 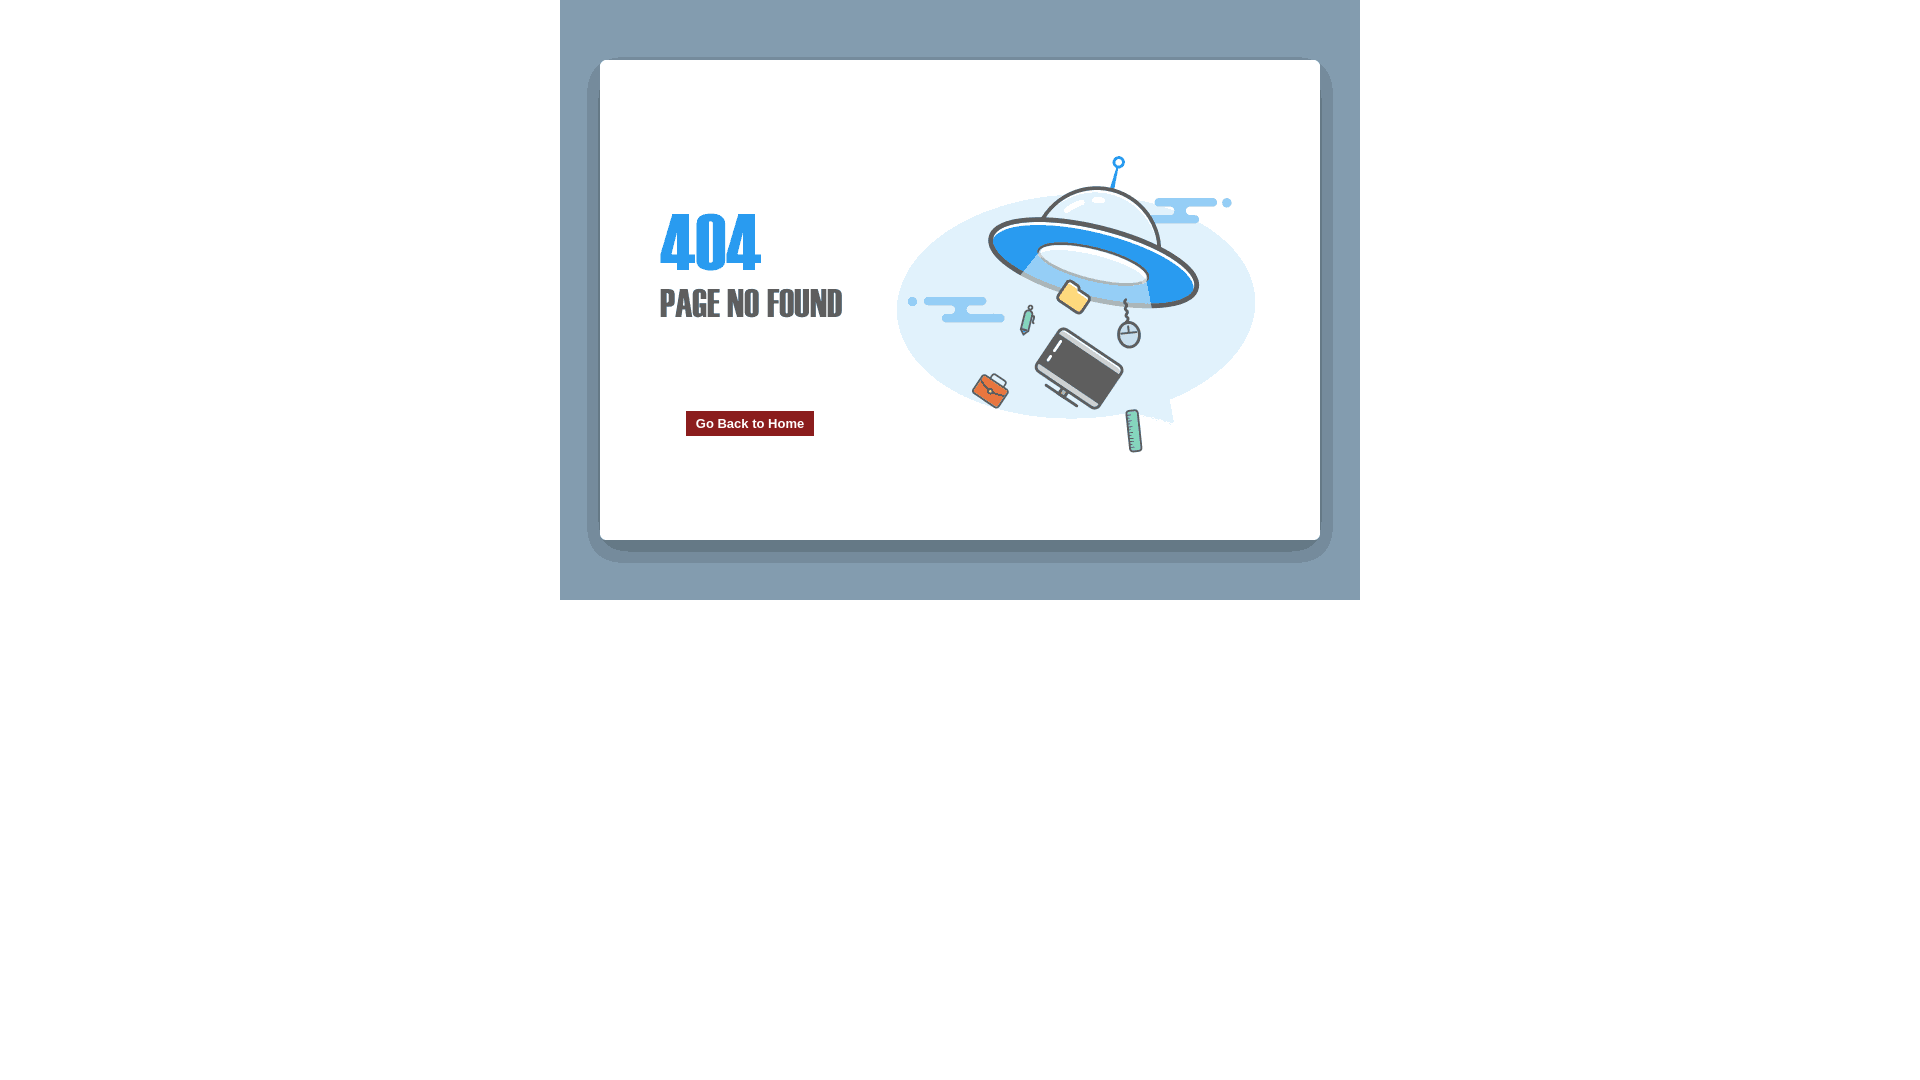 I want to click on 'Go Back to Home', so click(x=748, y=422).